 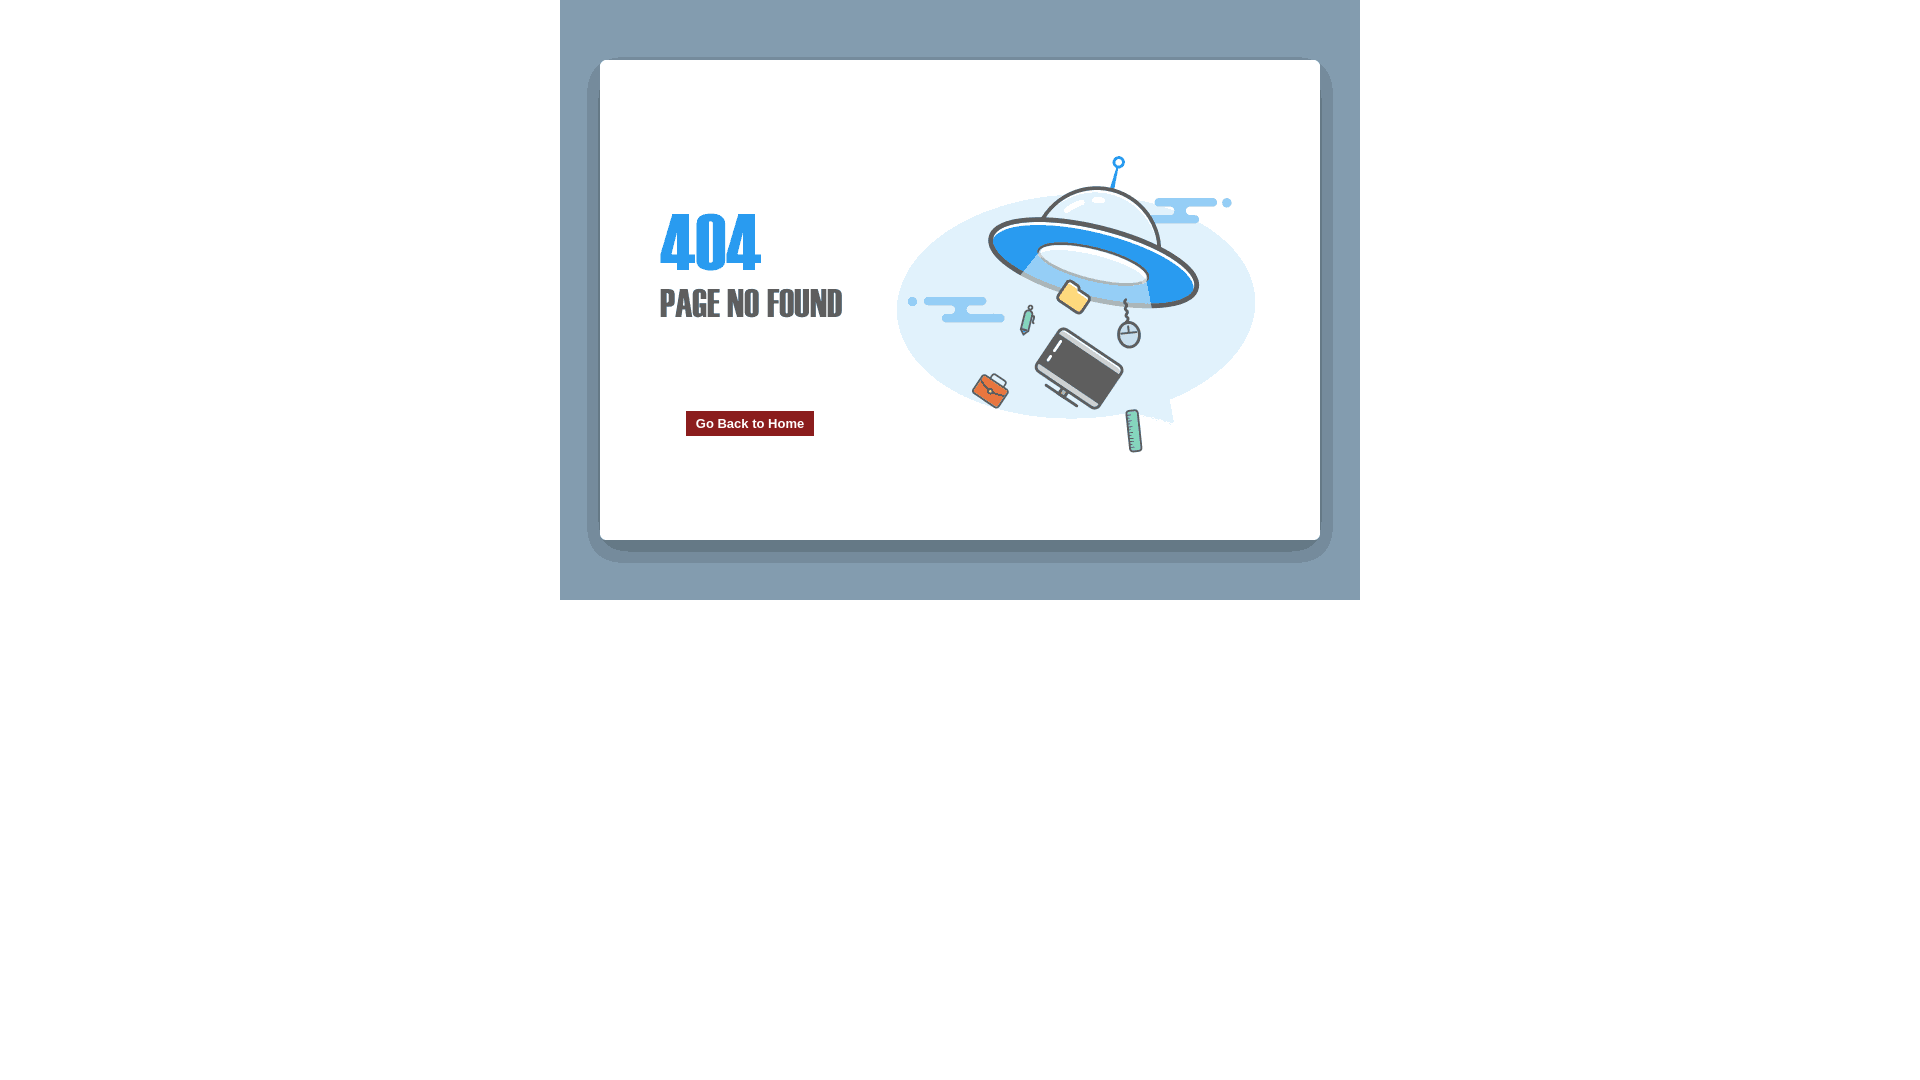 I want to click on 'Go Back to Home', so click(x=748, y=422).